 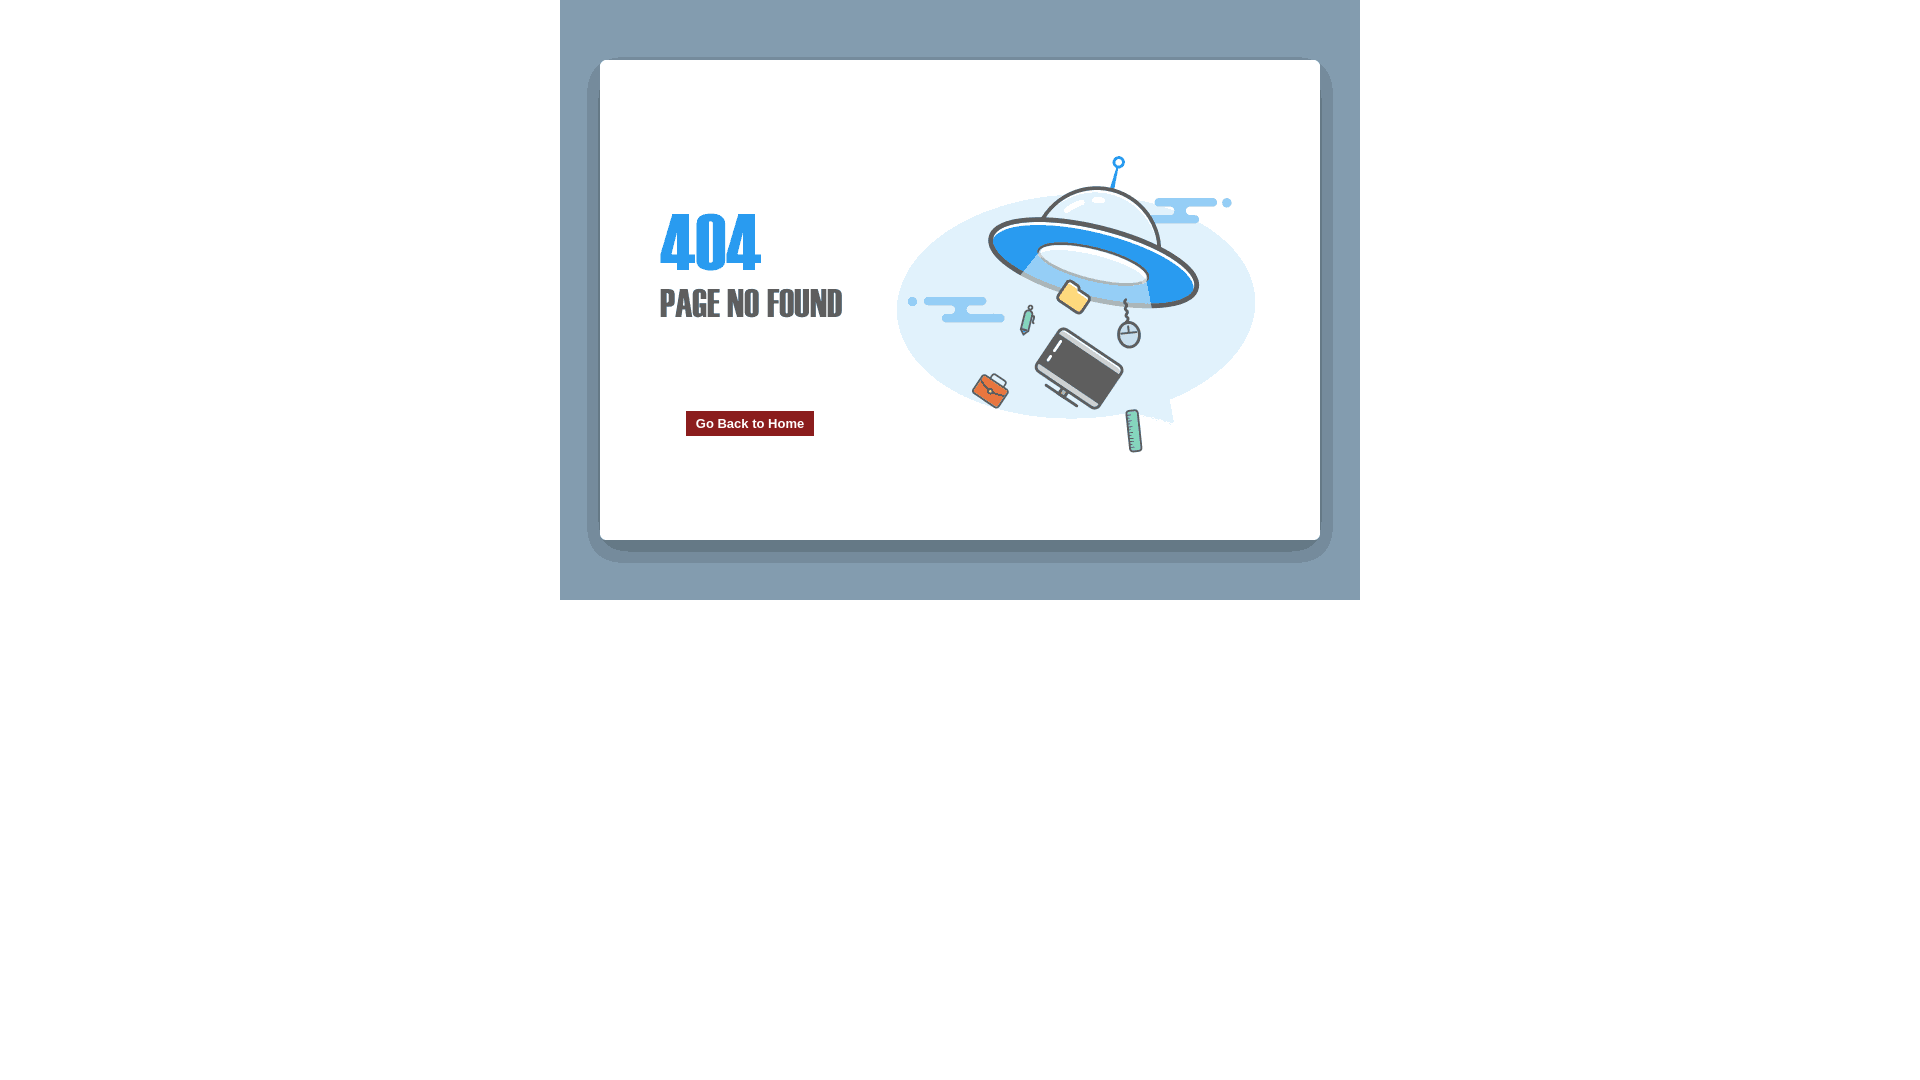 I want to click on 'Go Back to Home', so click(x=748, y=422).